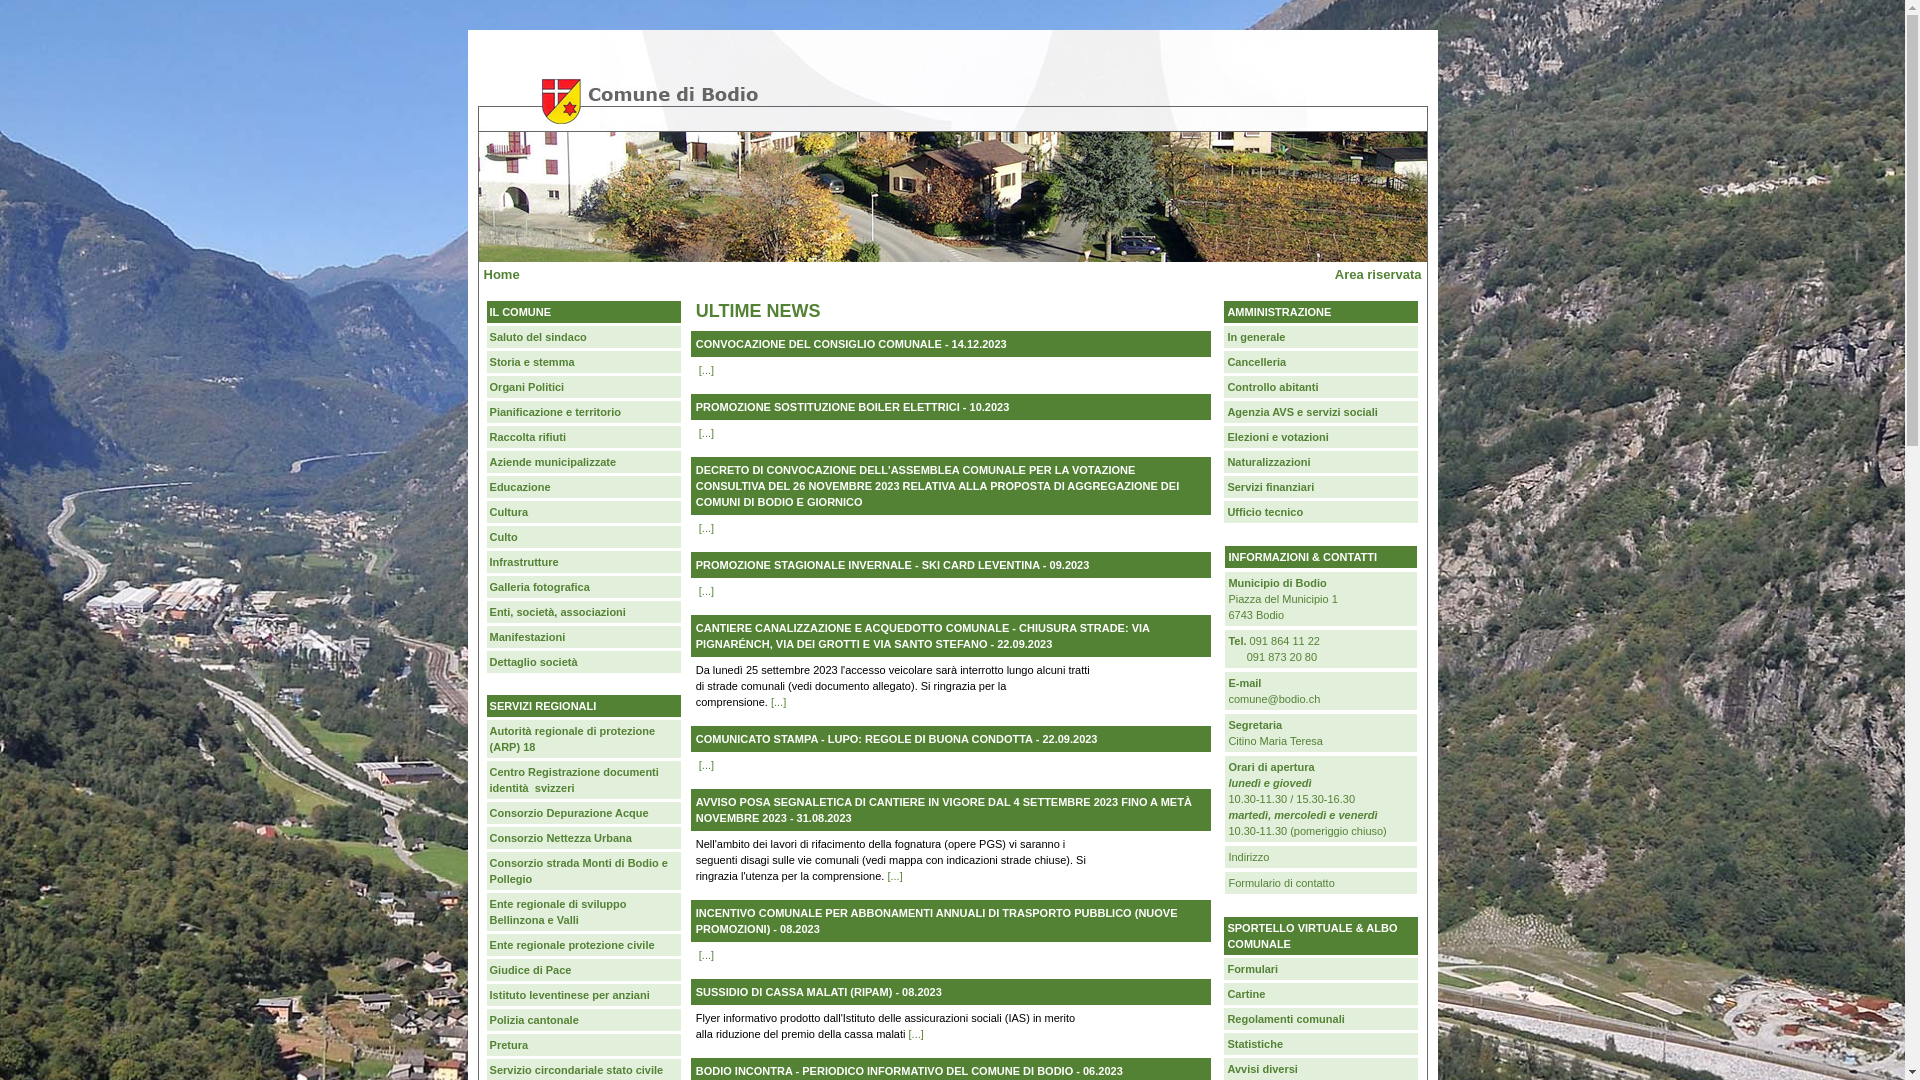 This screenshot has width=1920, height=1080. What do you see at coordinates (583, 435) in the screenshot?
I see `'Raccolta rifiuti'` at bounding box center [583, 435].